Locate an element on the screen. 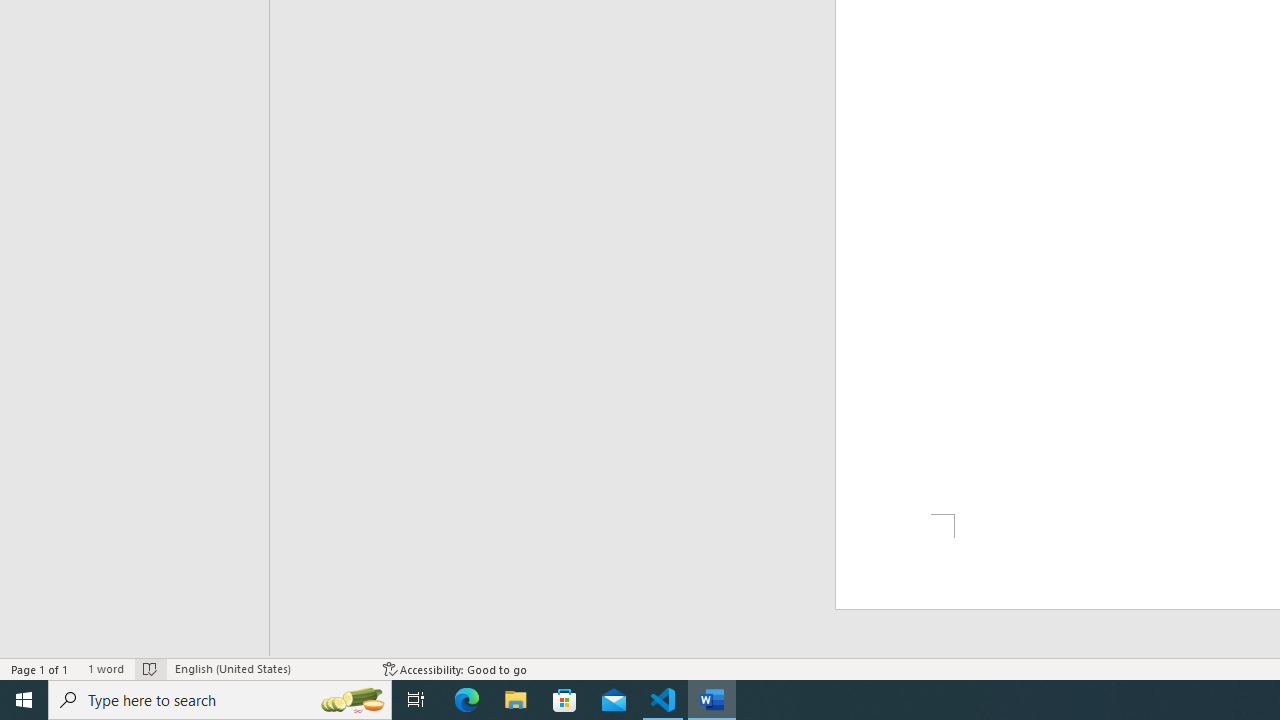  'Spelling and Grammar Check No Errors' is located at coordinates (149, 669).